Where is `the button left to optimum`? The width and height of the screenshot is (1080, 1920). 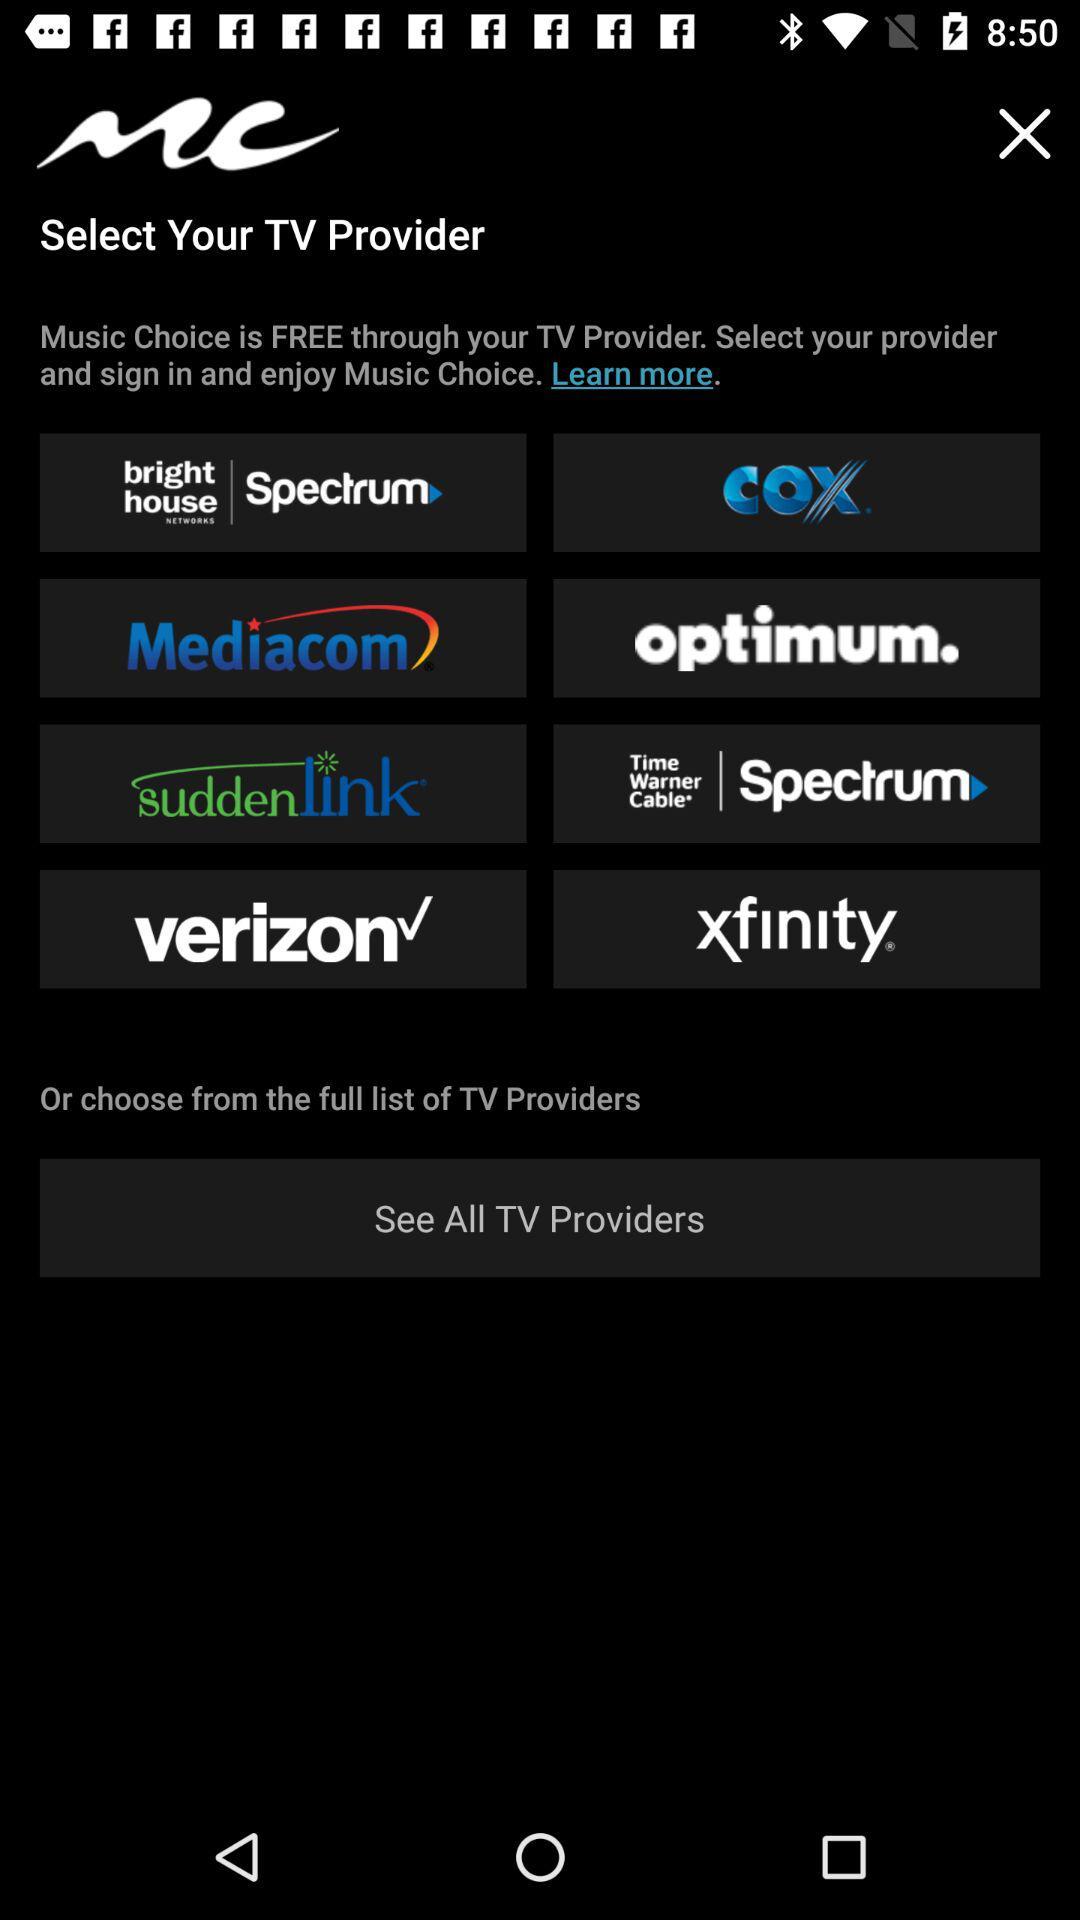
the button left to optimum is located at coordinates (283, 637).